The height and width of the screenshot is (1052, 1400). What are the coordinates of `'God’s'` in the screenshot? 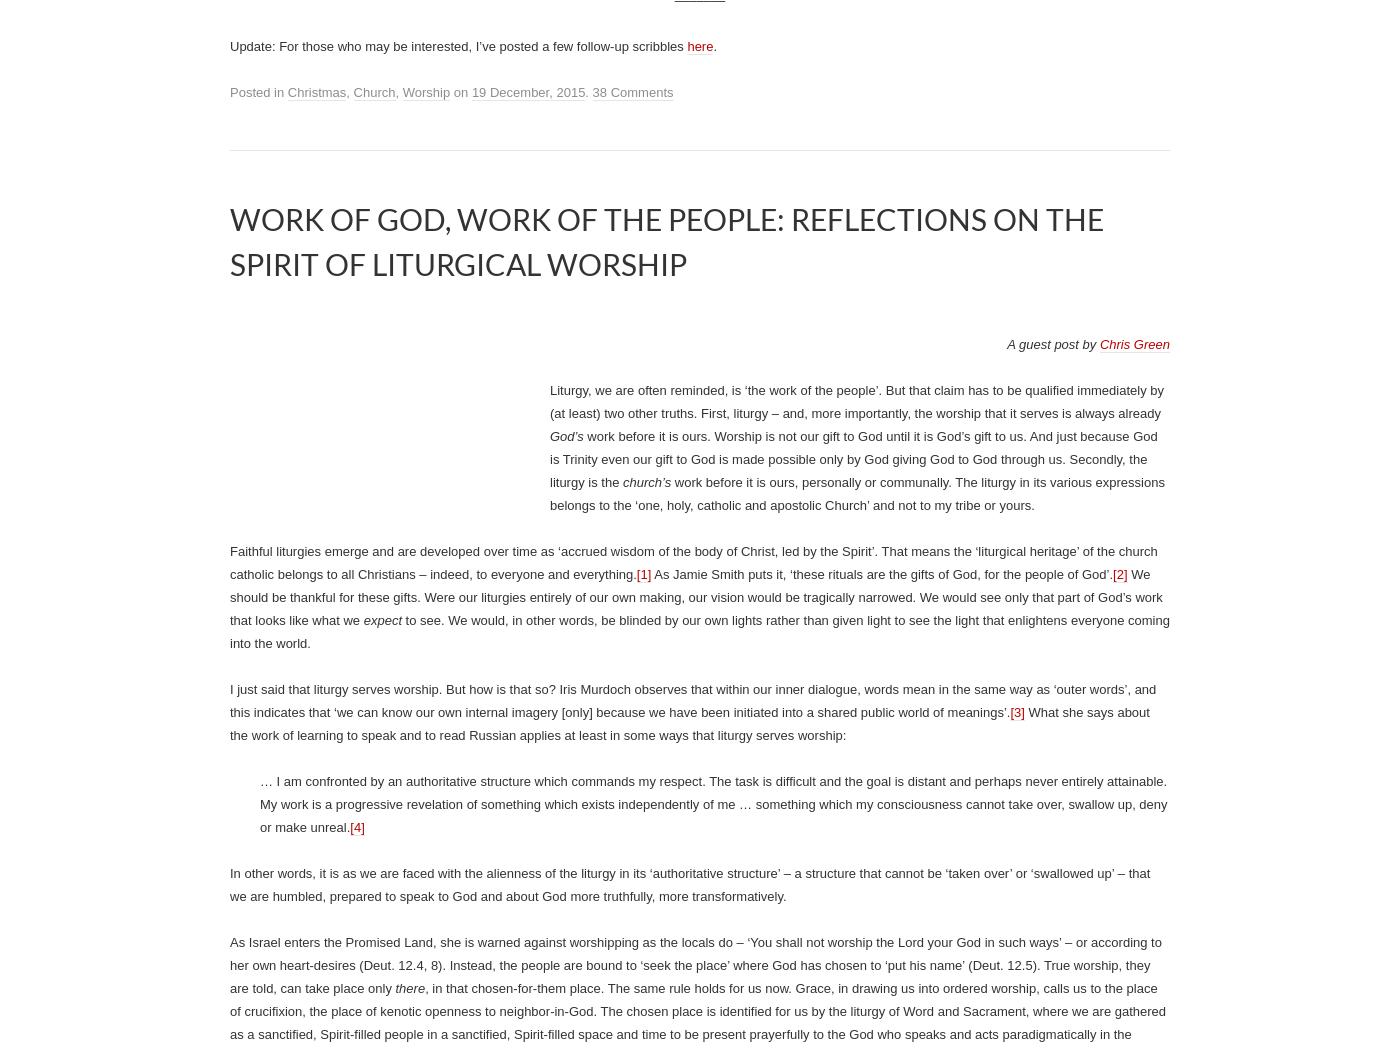 It's located at (550, 435).